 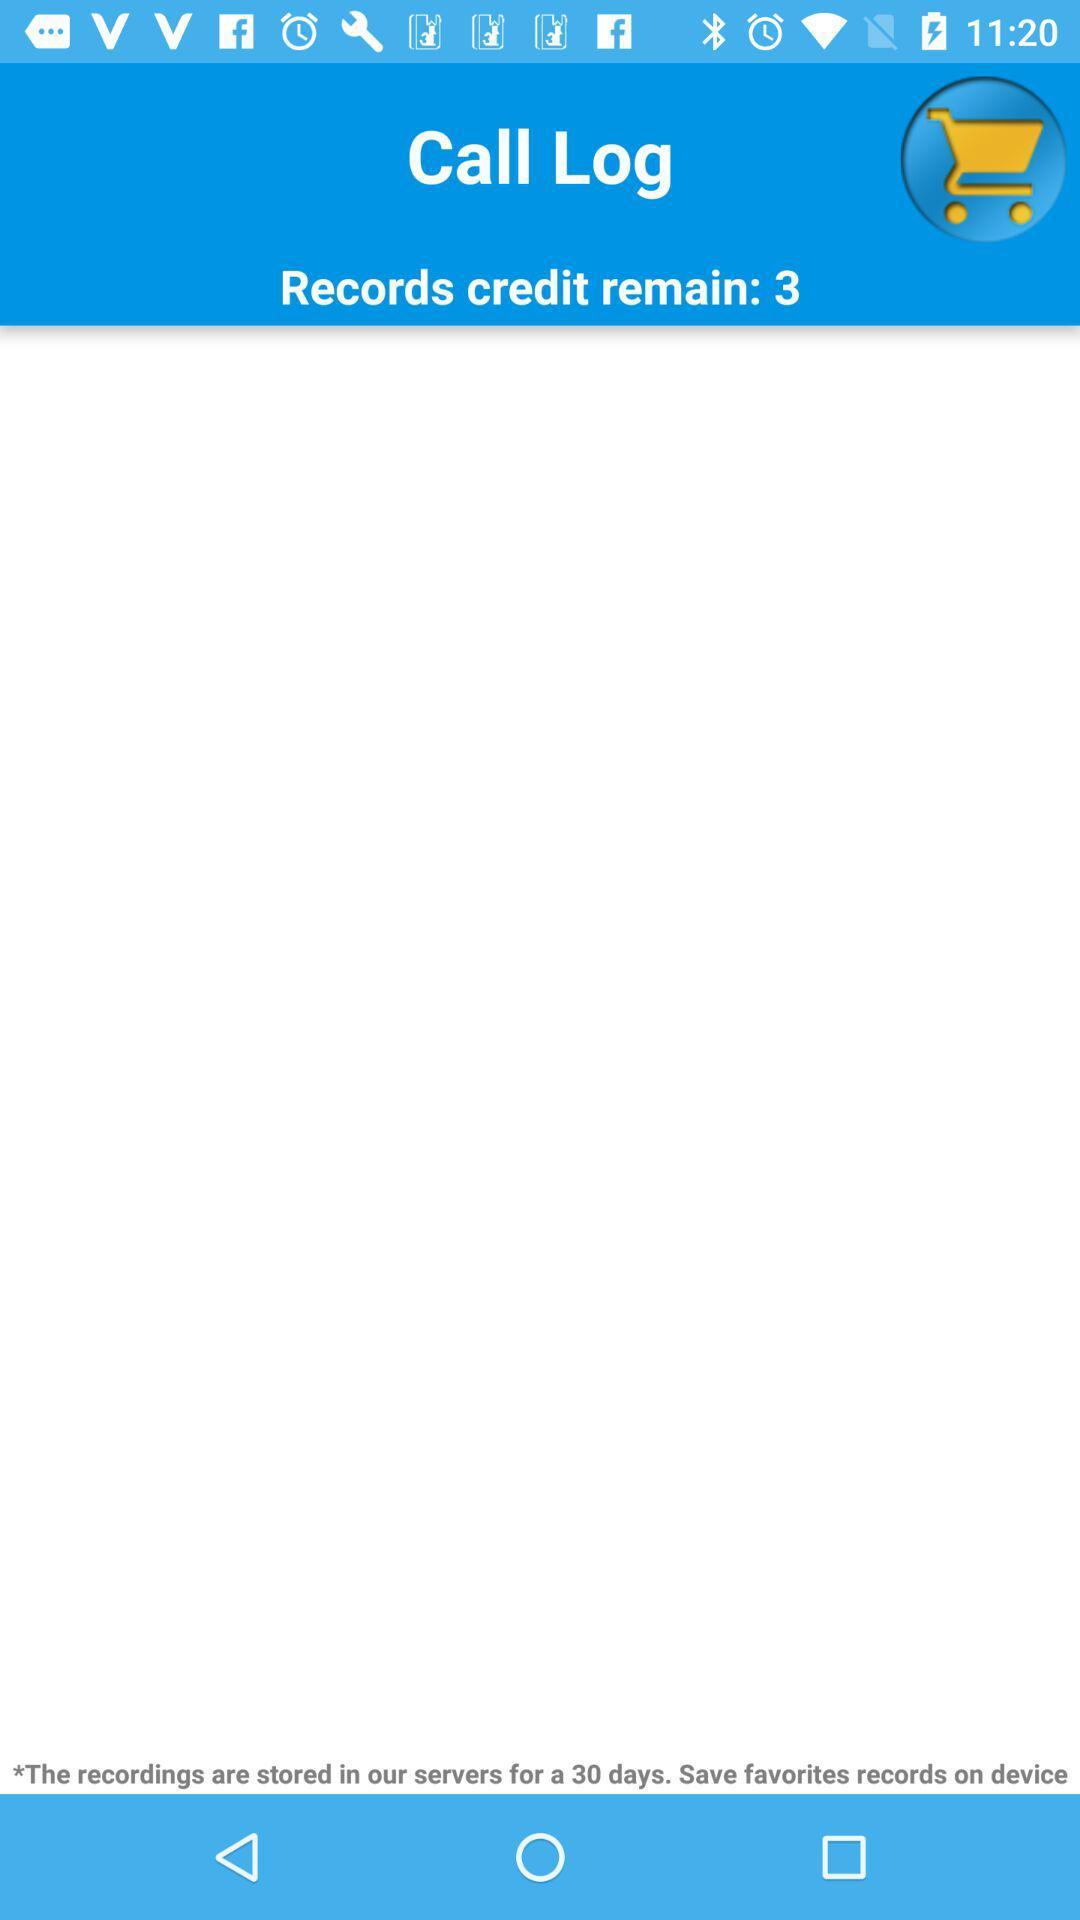 What do you see at coordinates (982, 158) in the screenshot?
I see `the cart icon` at bounding box center [982, 158].